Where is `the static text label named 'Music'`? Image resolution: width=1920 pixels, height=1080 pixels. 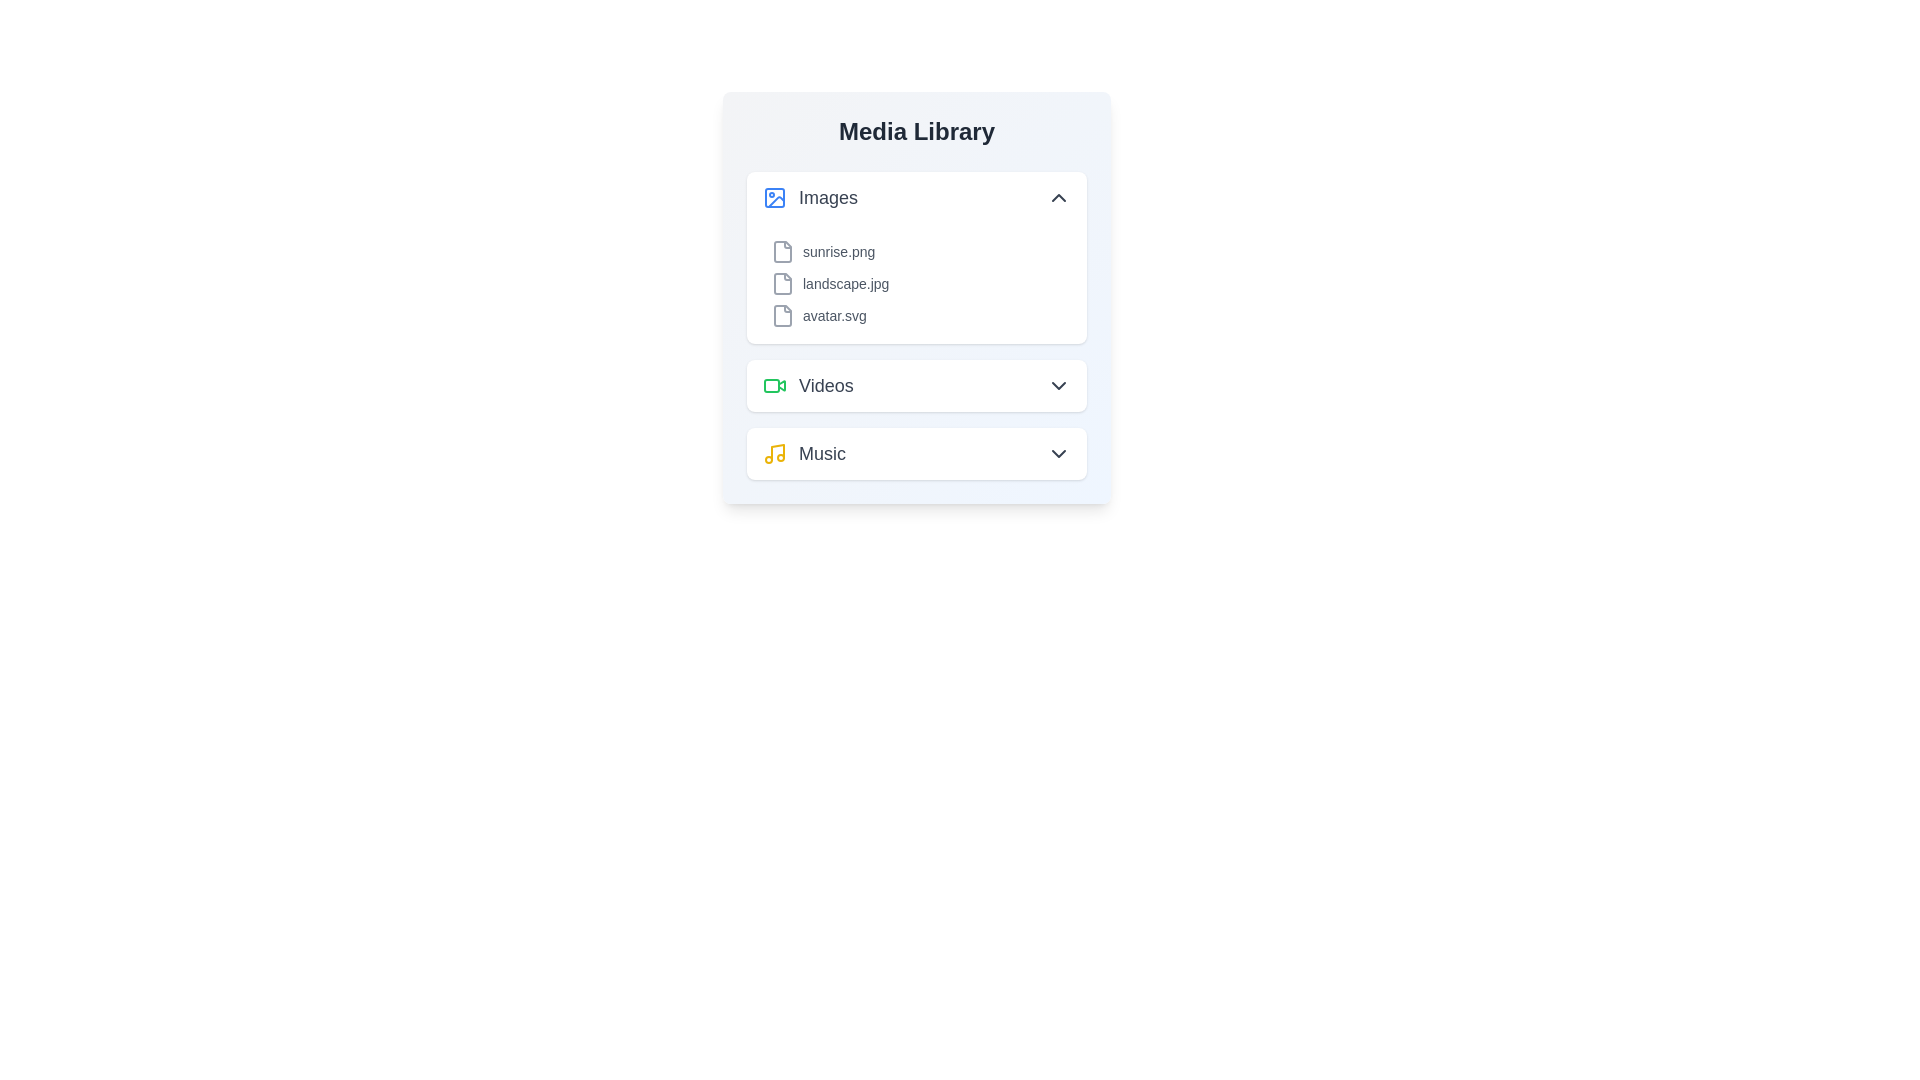 the static text label named 'Music' is located at coordinates (822, 454).